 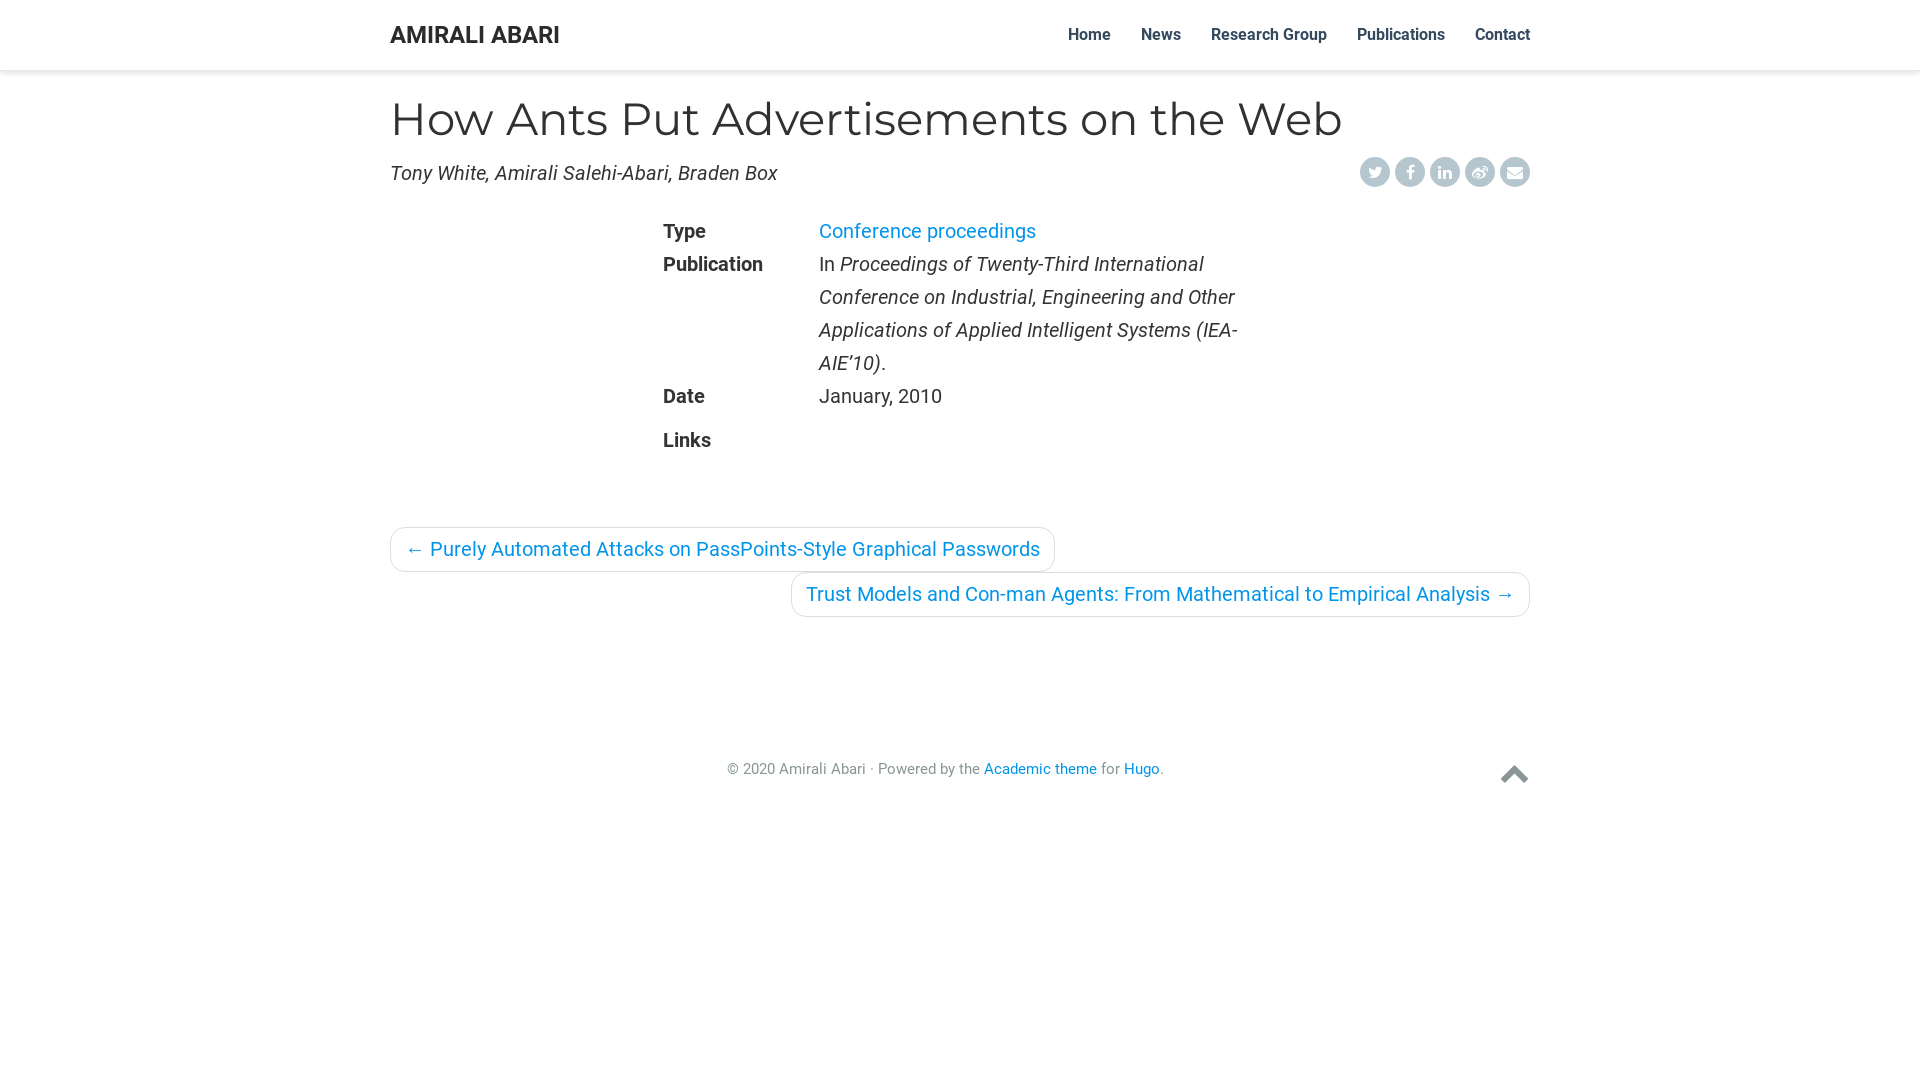 What do you see at coordinates (1502, 34) in the screenshot?
I see `'Contact'` at bounding box center [1502, 34].